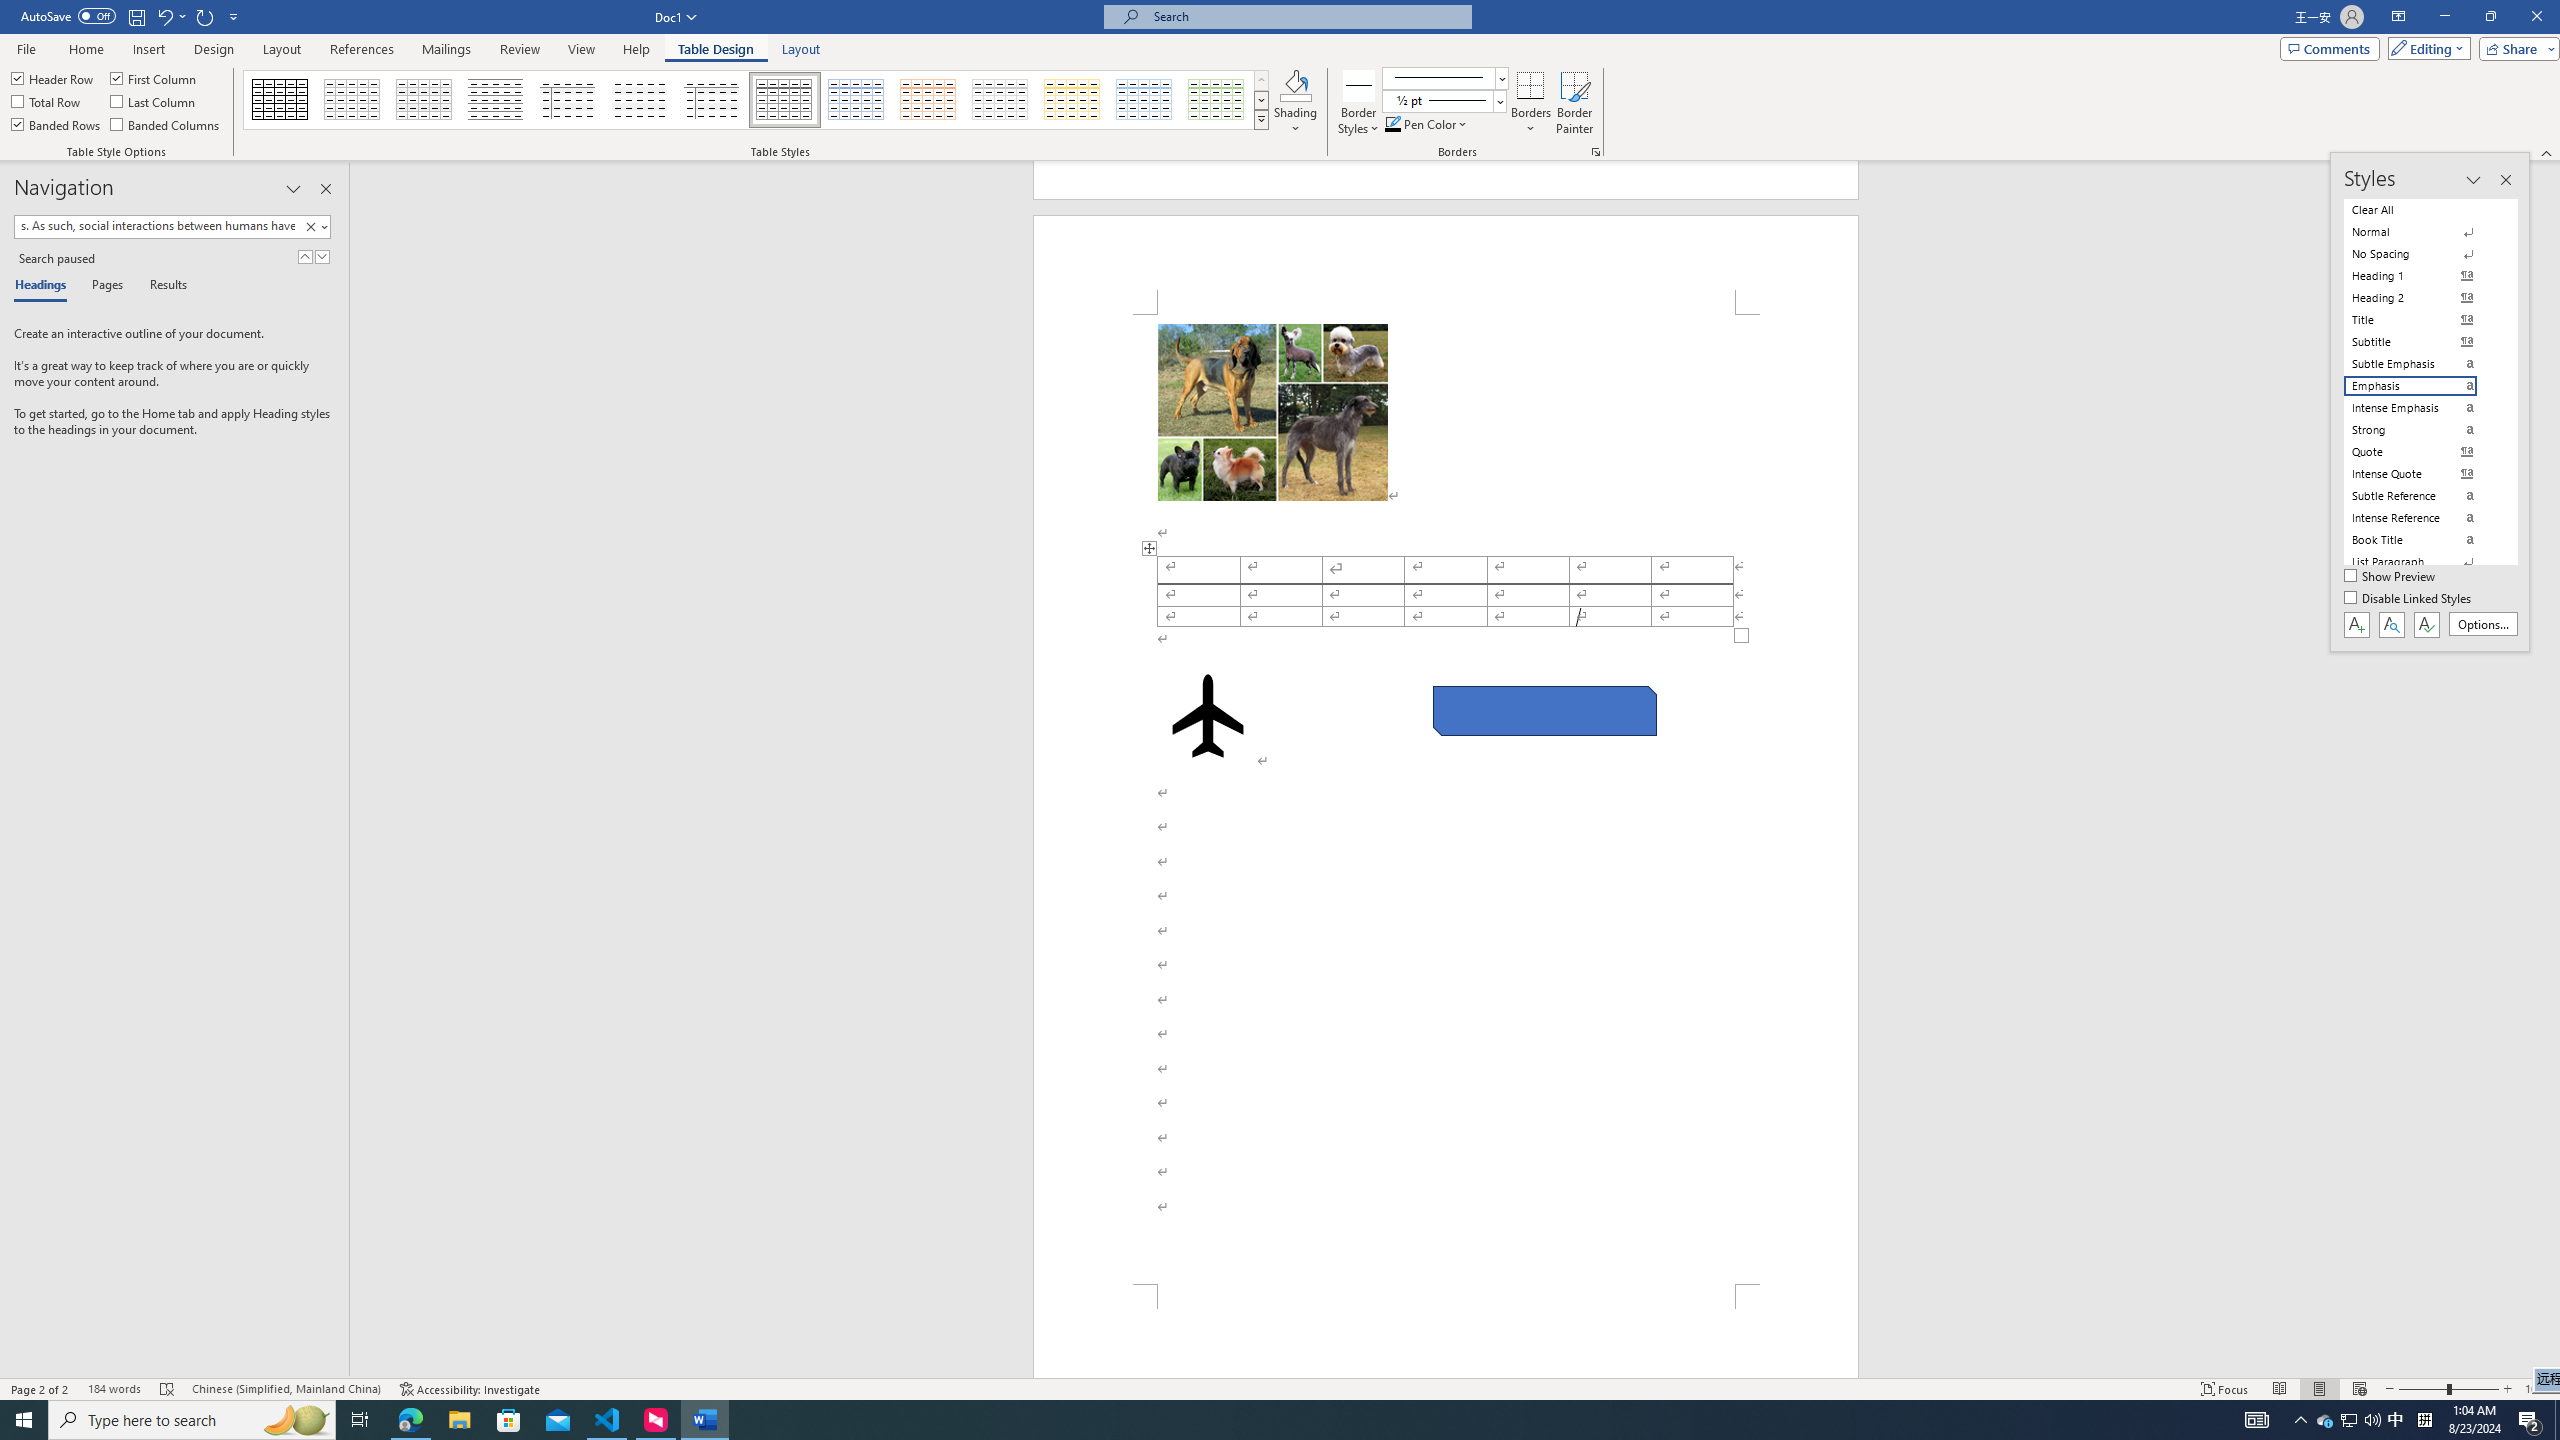  I want to click on 'Pen Color RGB(0, 0, 0)', so click(1391, 122).